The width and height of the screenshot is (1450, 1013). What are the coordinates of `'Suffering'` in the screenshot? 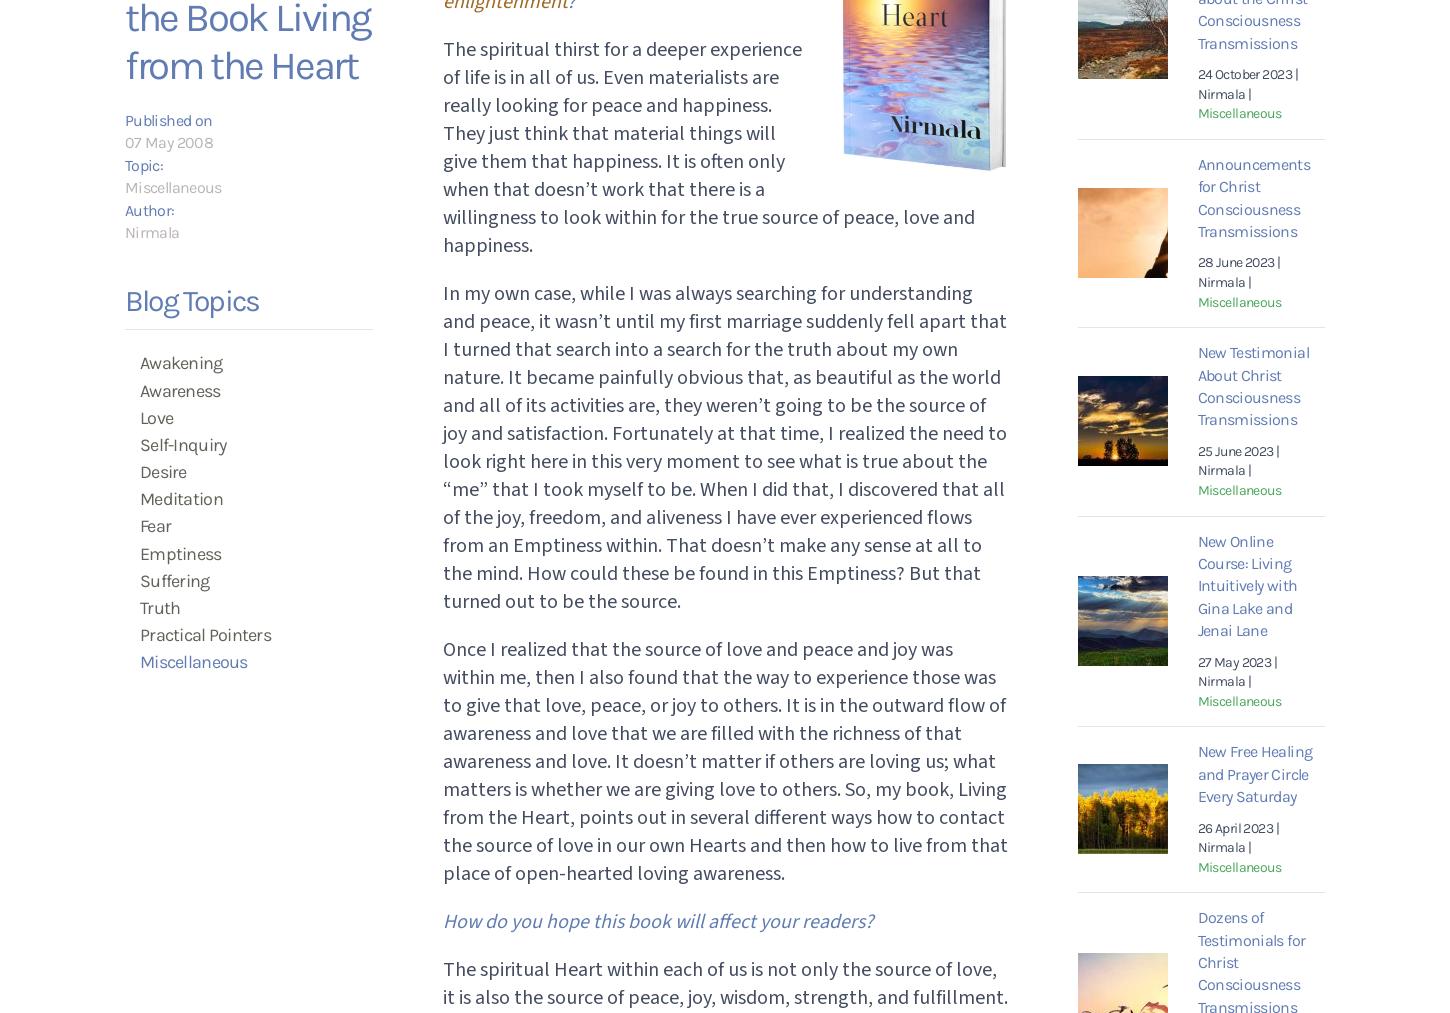 It's located at (173, 580).